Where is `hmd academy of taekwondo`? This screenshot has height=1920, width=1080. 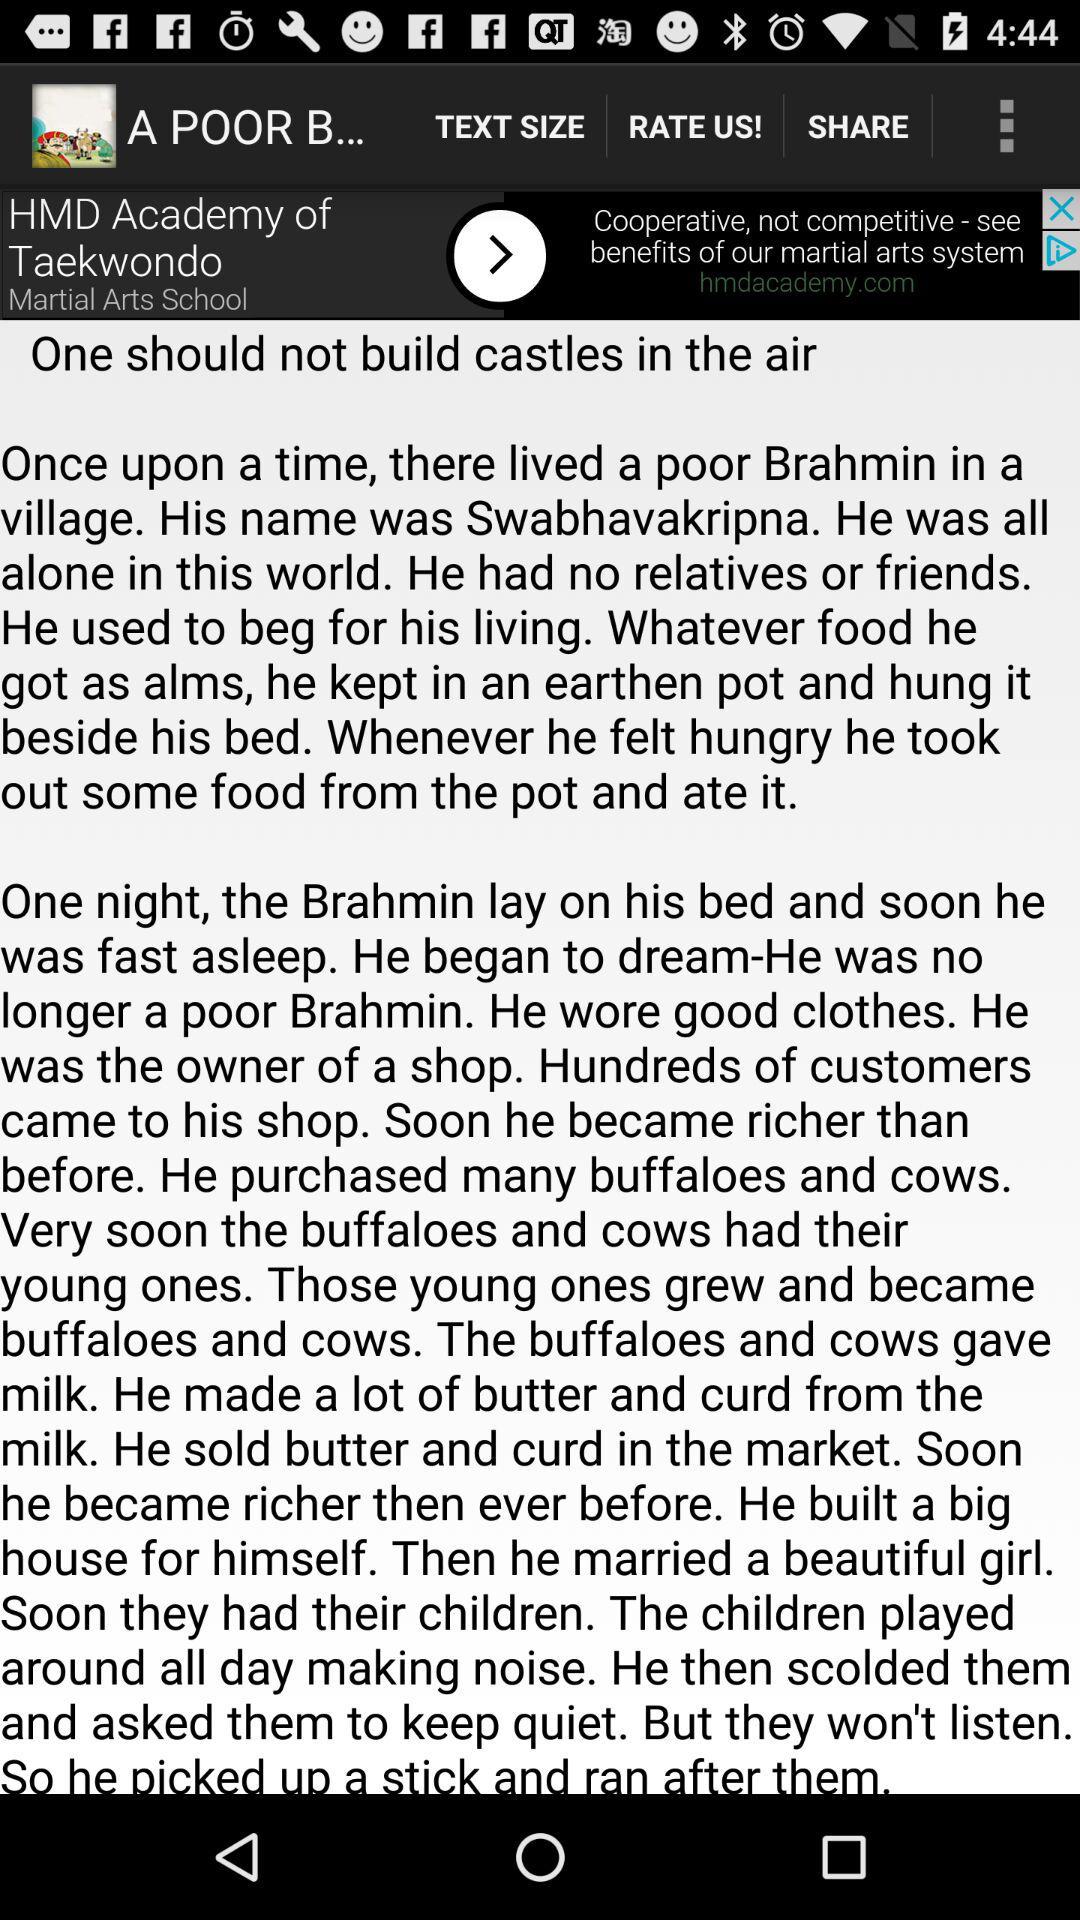 hmd academy of taekwondo is located at coordinates (540, 253).